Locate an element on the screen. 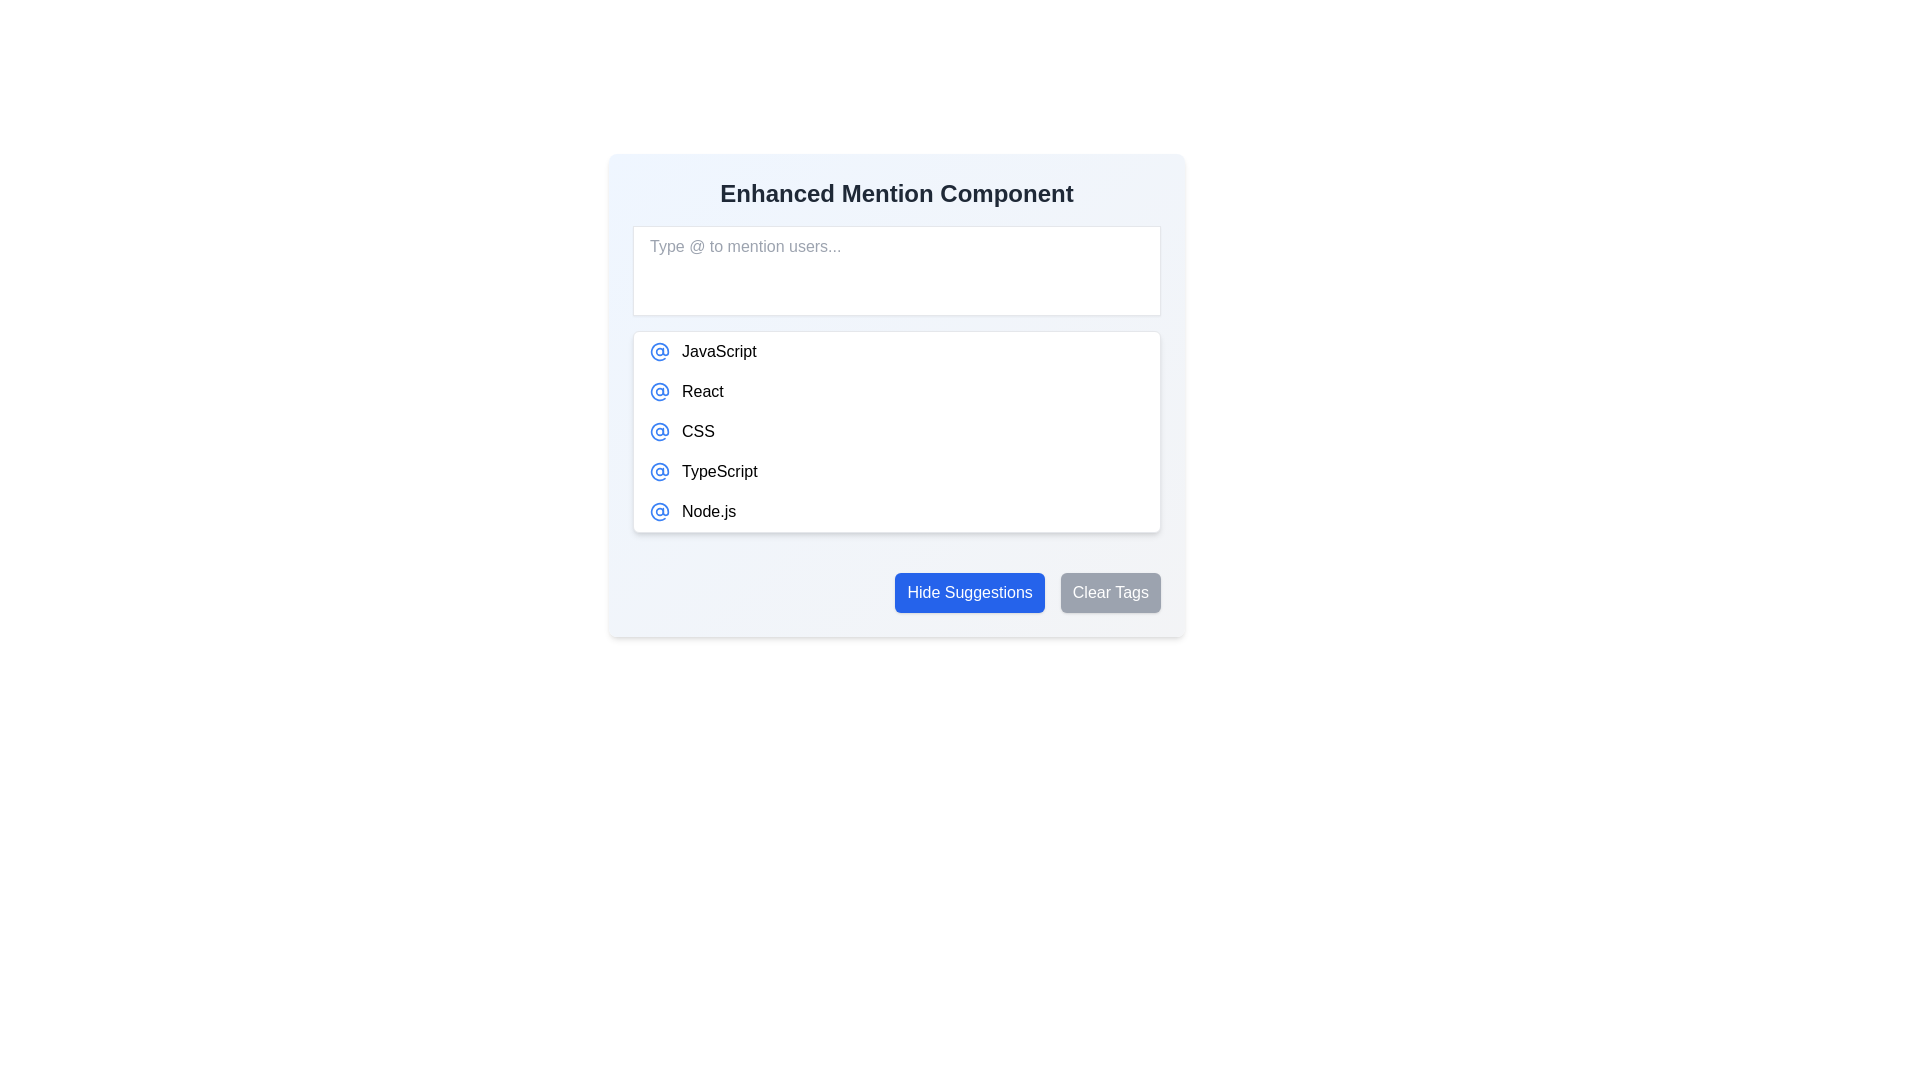 The height and width of the screenshot is (1080, 1920). the second graphical component icon associated with the suggestion 'React' located inside the suggestion list under the 'Enhanced Mention Component' text input field is located at coordinates (660, 350).